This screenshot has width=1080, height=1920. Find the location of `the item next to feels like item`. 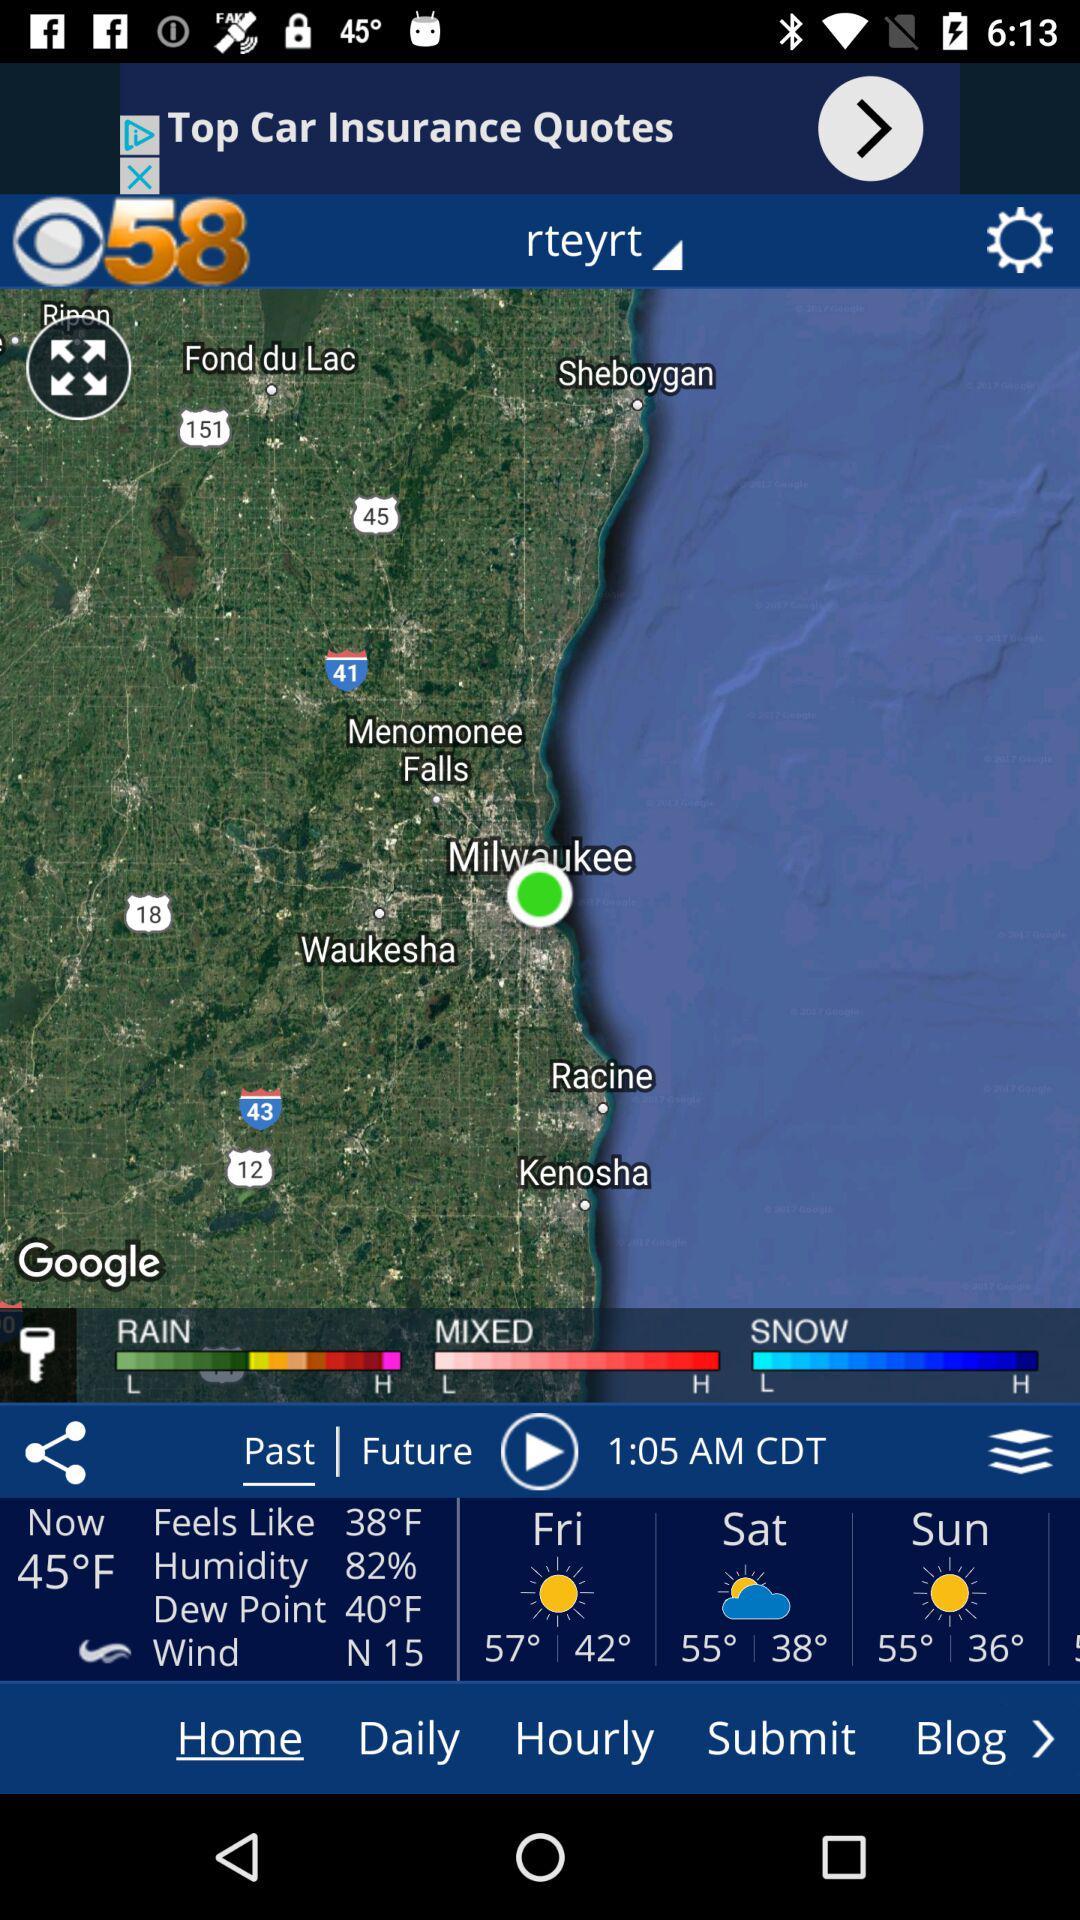

the item next to feels like item is located at coordinates (58, 1451).